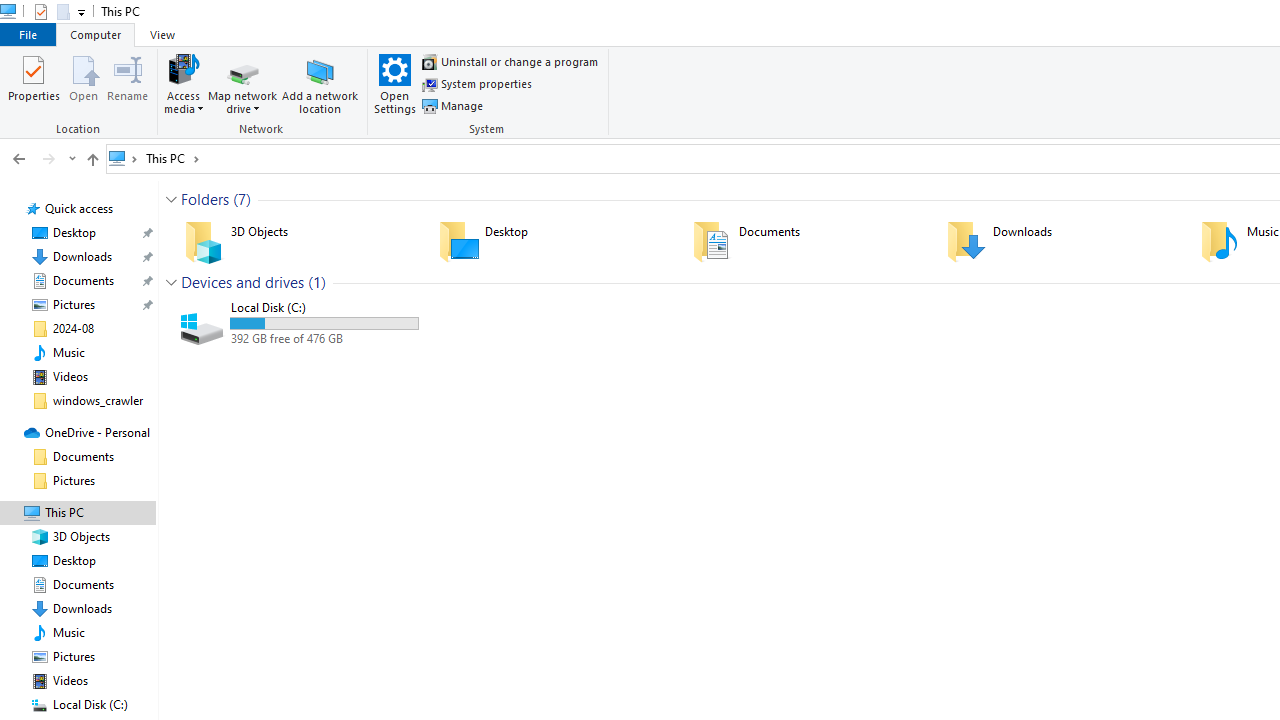  What do you see at coordinates (19, 158) in the screenshot?
I see `'Back to 3D Objects (Alt + Left Arrow)'` at bounding box center [19, 158].